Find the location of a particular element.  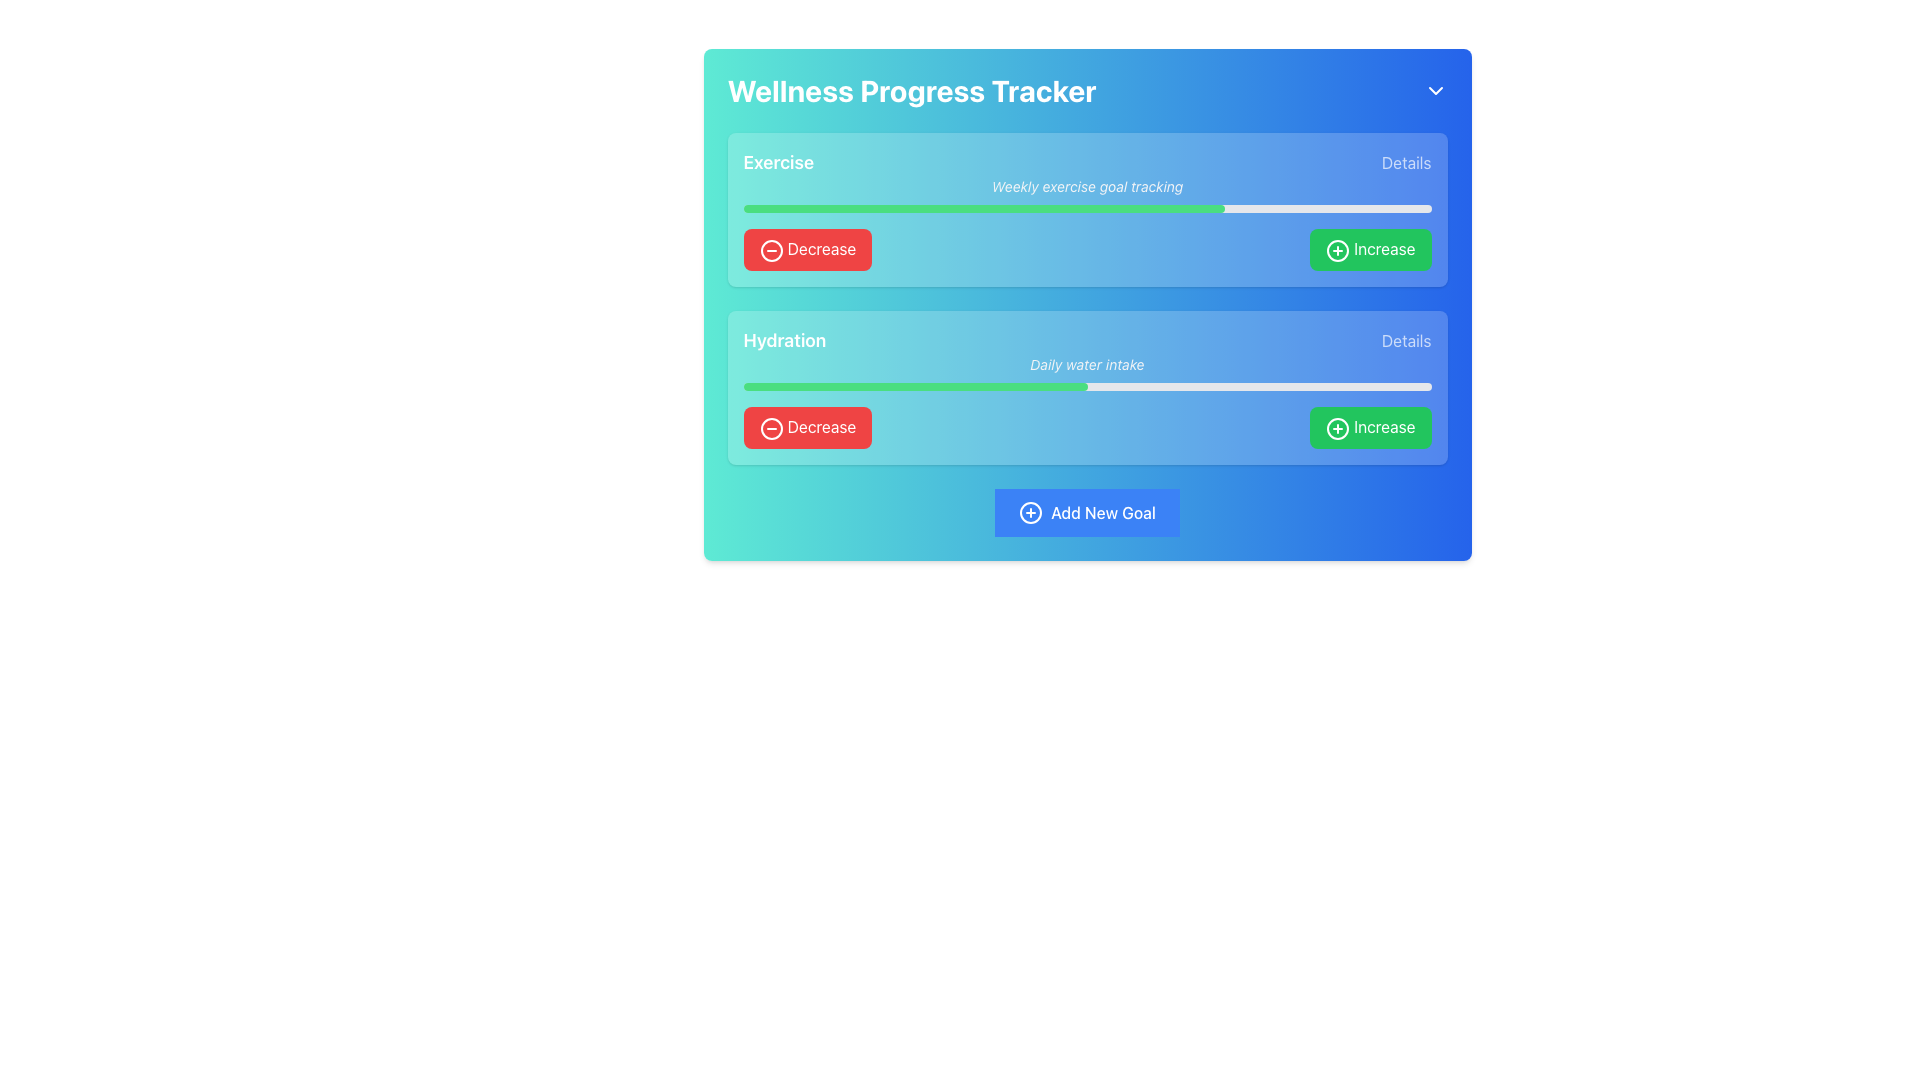

the 'Decrease' button with a vibrant red background and white text located in the 'Hydration' section is located at coordinates (807, 426).